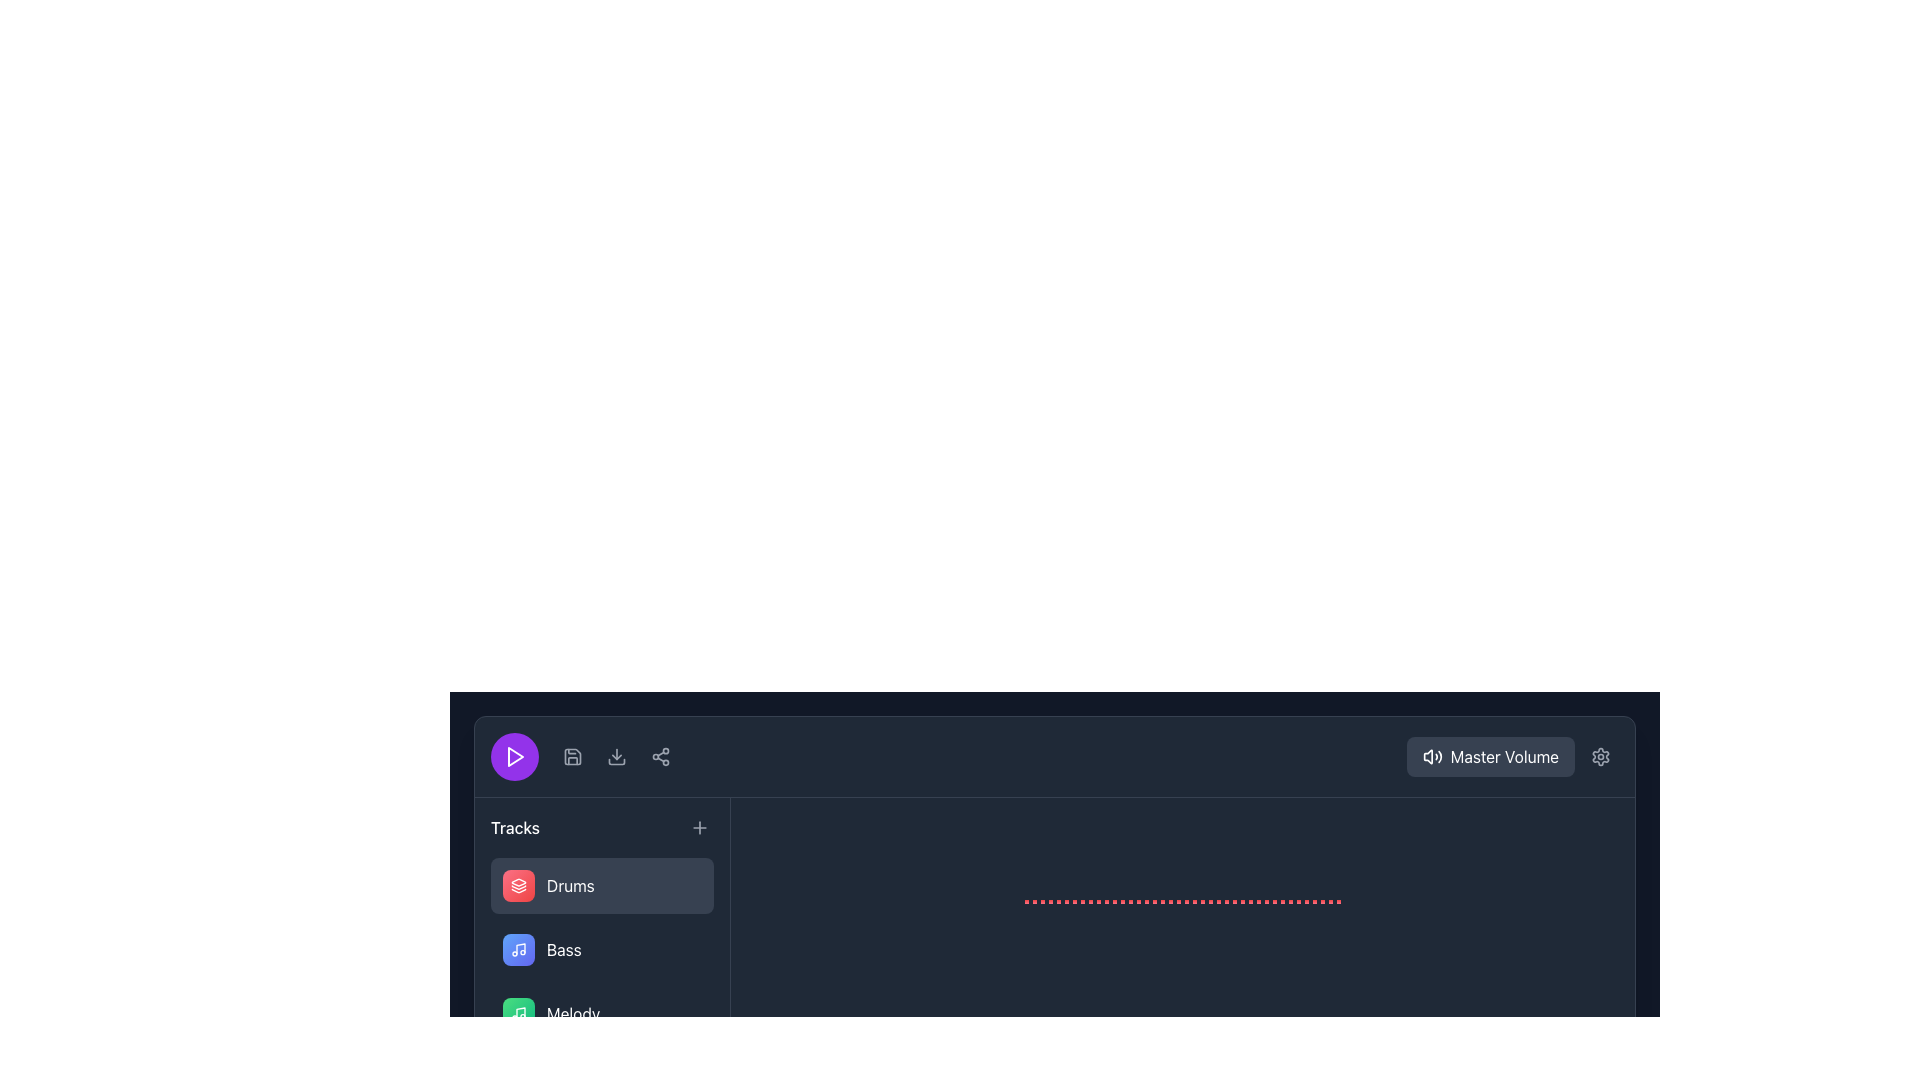  Describe the element at coordinates (616, 756) in the screenshot. I see `the rounded square button with a download icon, located in the middle of three action buttons, to initiate a download action` at that location.